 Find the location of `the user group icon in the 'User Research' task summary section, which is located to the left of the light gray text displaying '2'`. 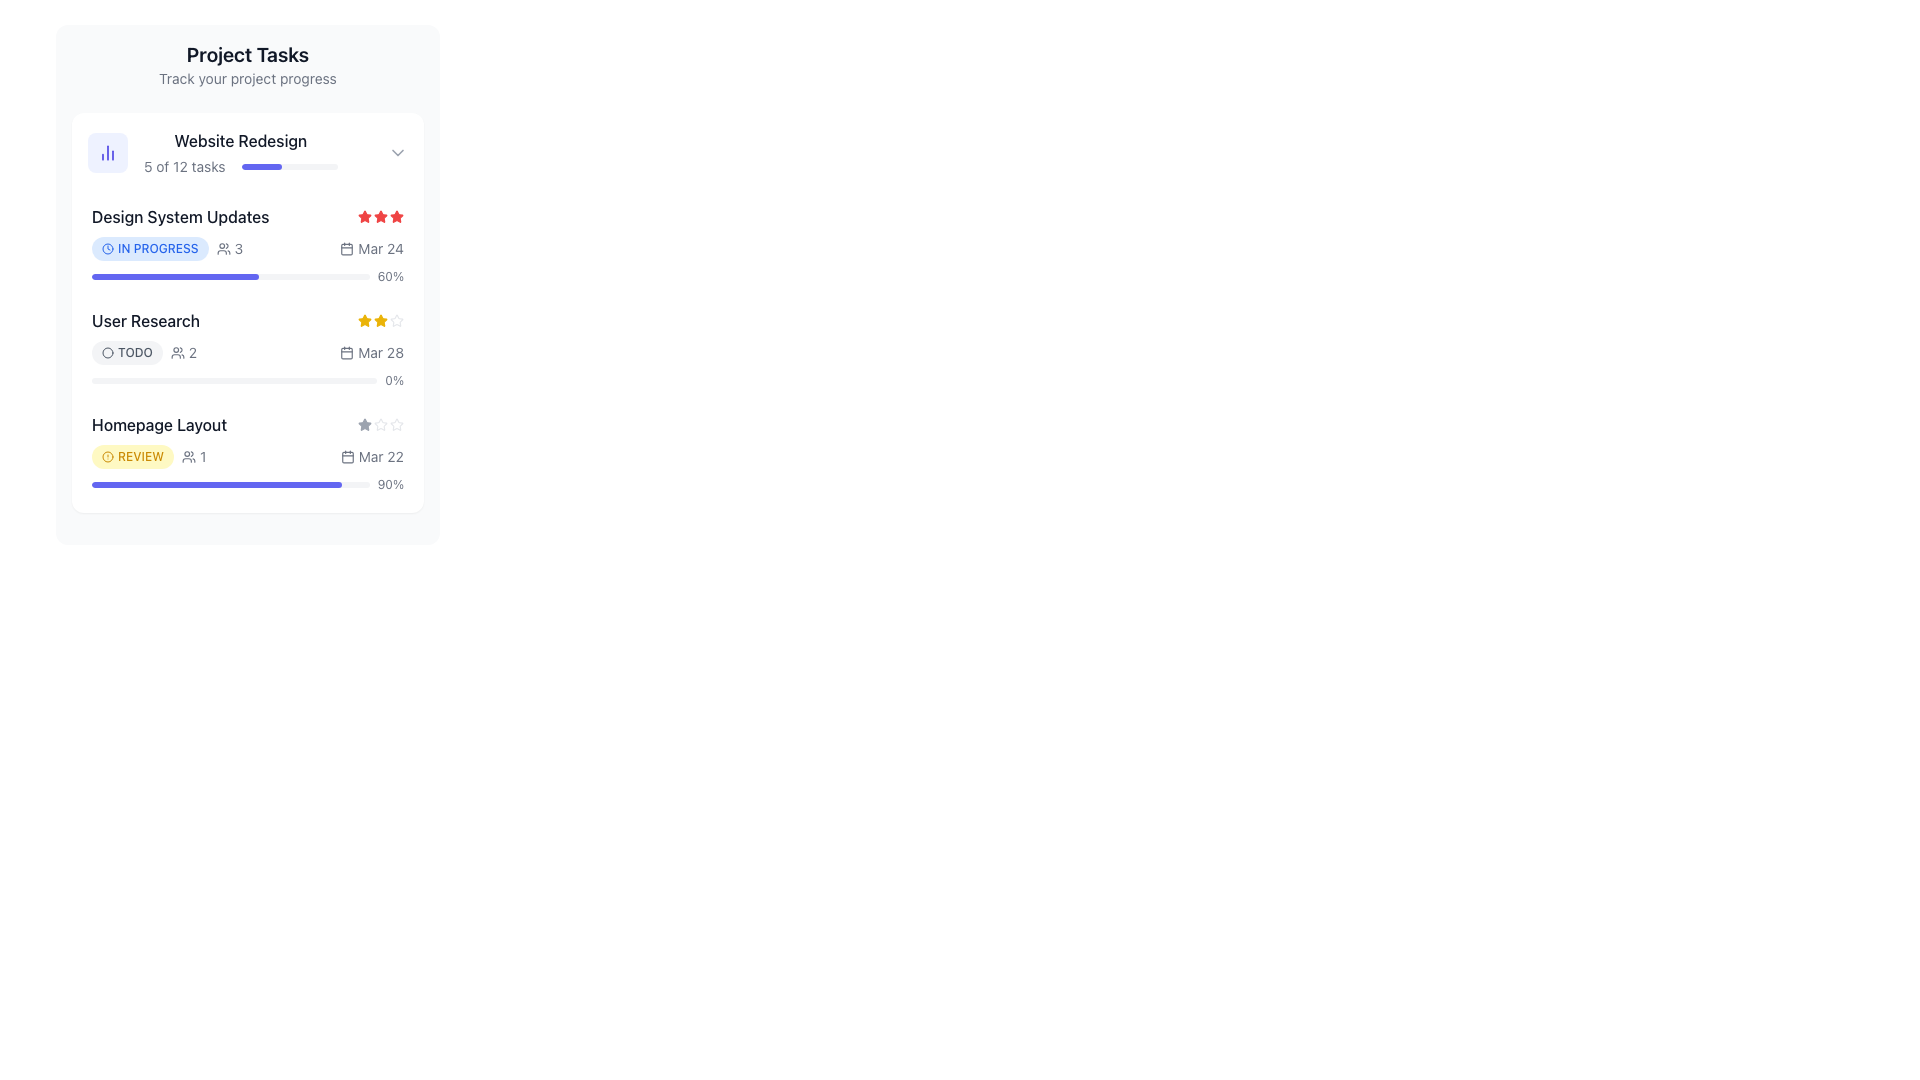

the user group icon in the 'User Research' task summary section, which is located to the left of the light gray text displaying '2' is located at coordinates (177, 352).